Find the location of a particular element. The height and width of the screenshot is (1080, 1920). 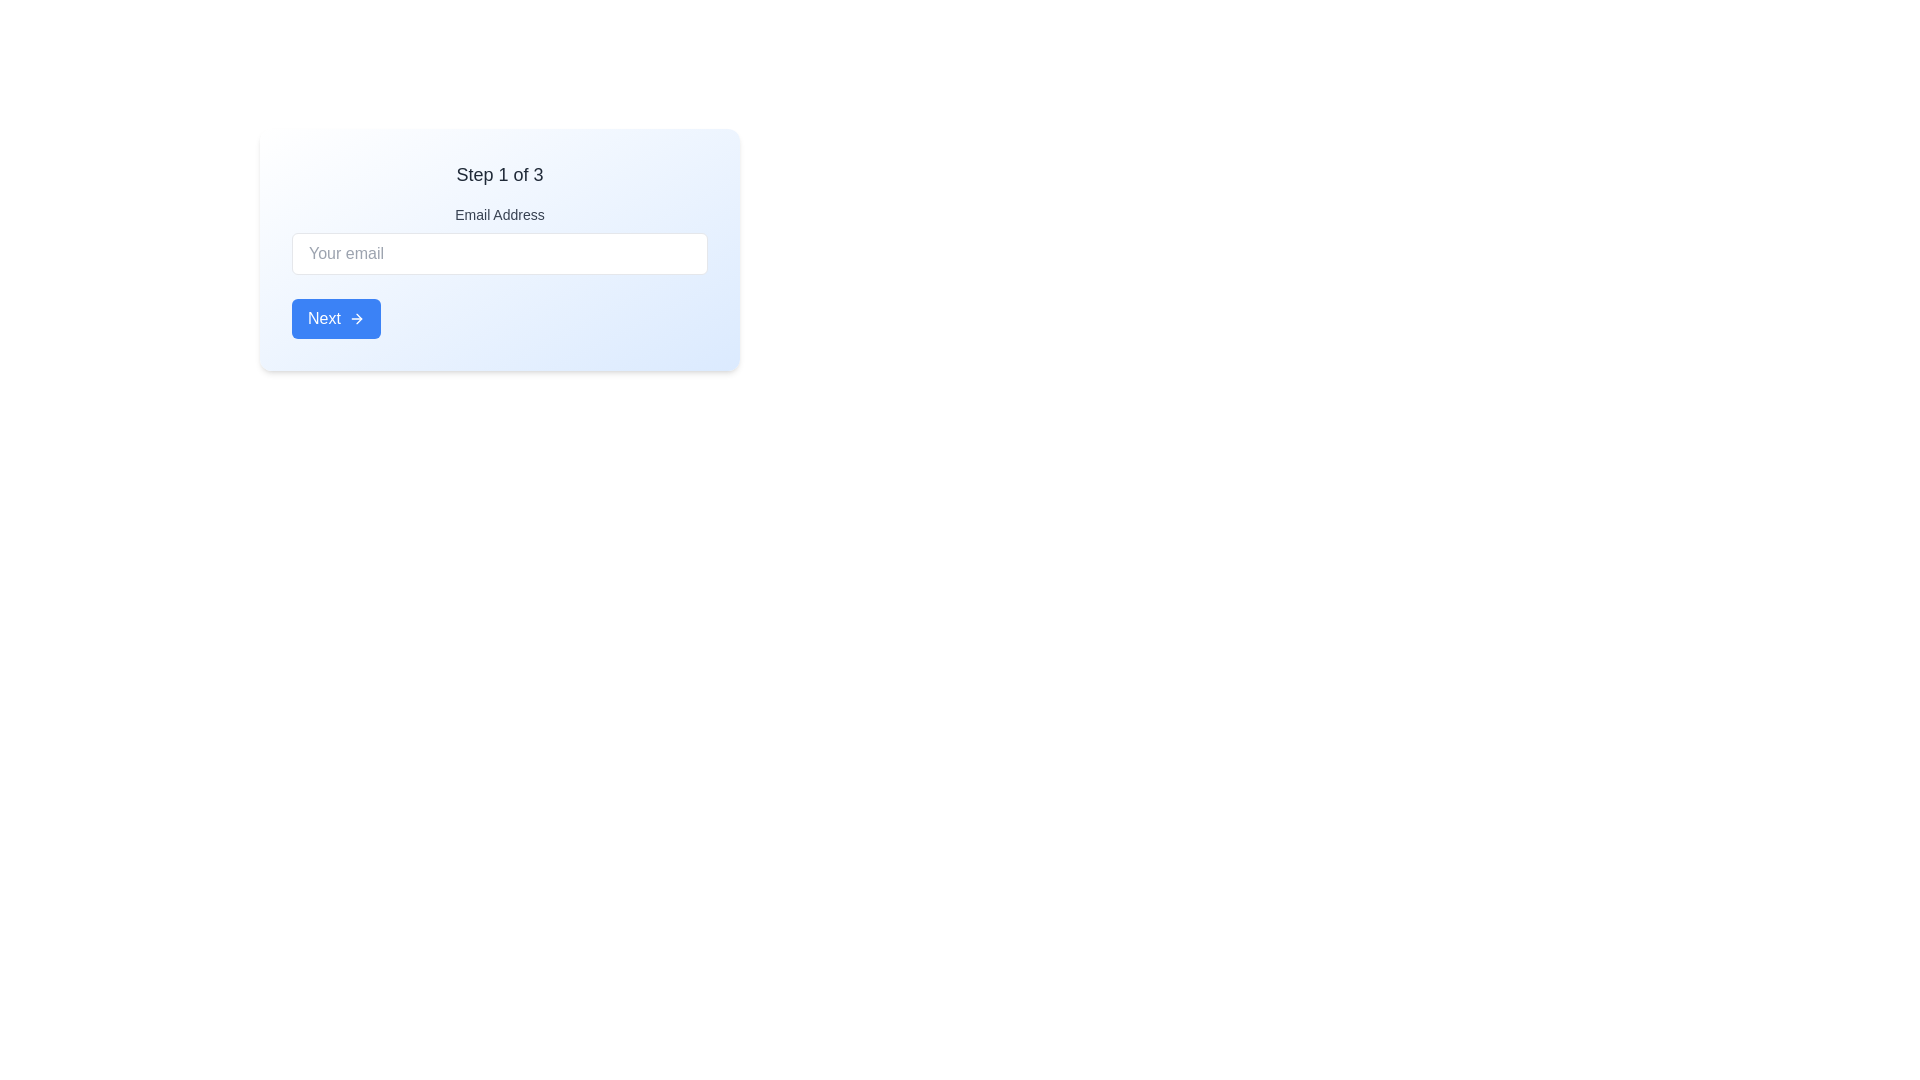

the email address input field located in the blue-gradient form labeled 'Step 1 of 3', positioned below the text 'Email Address' and above the 'Next' button is located at coordinates (499, 249).